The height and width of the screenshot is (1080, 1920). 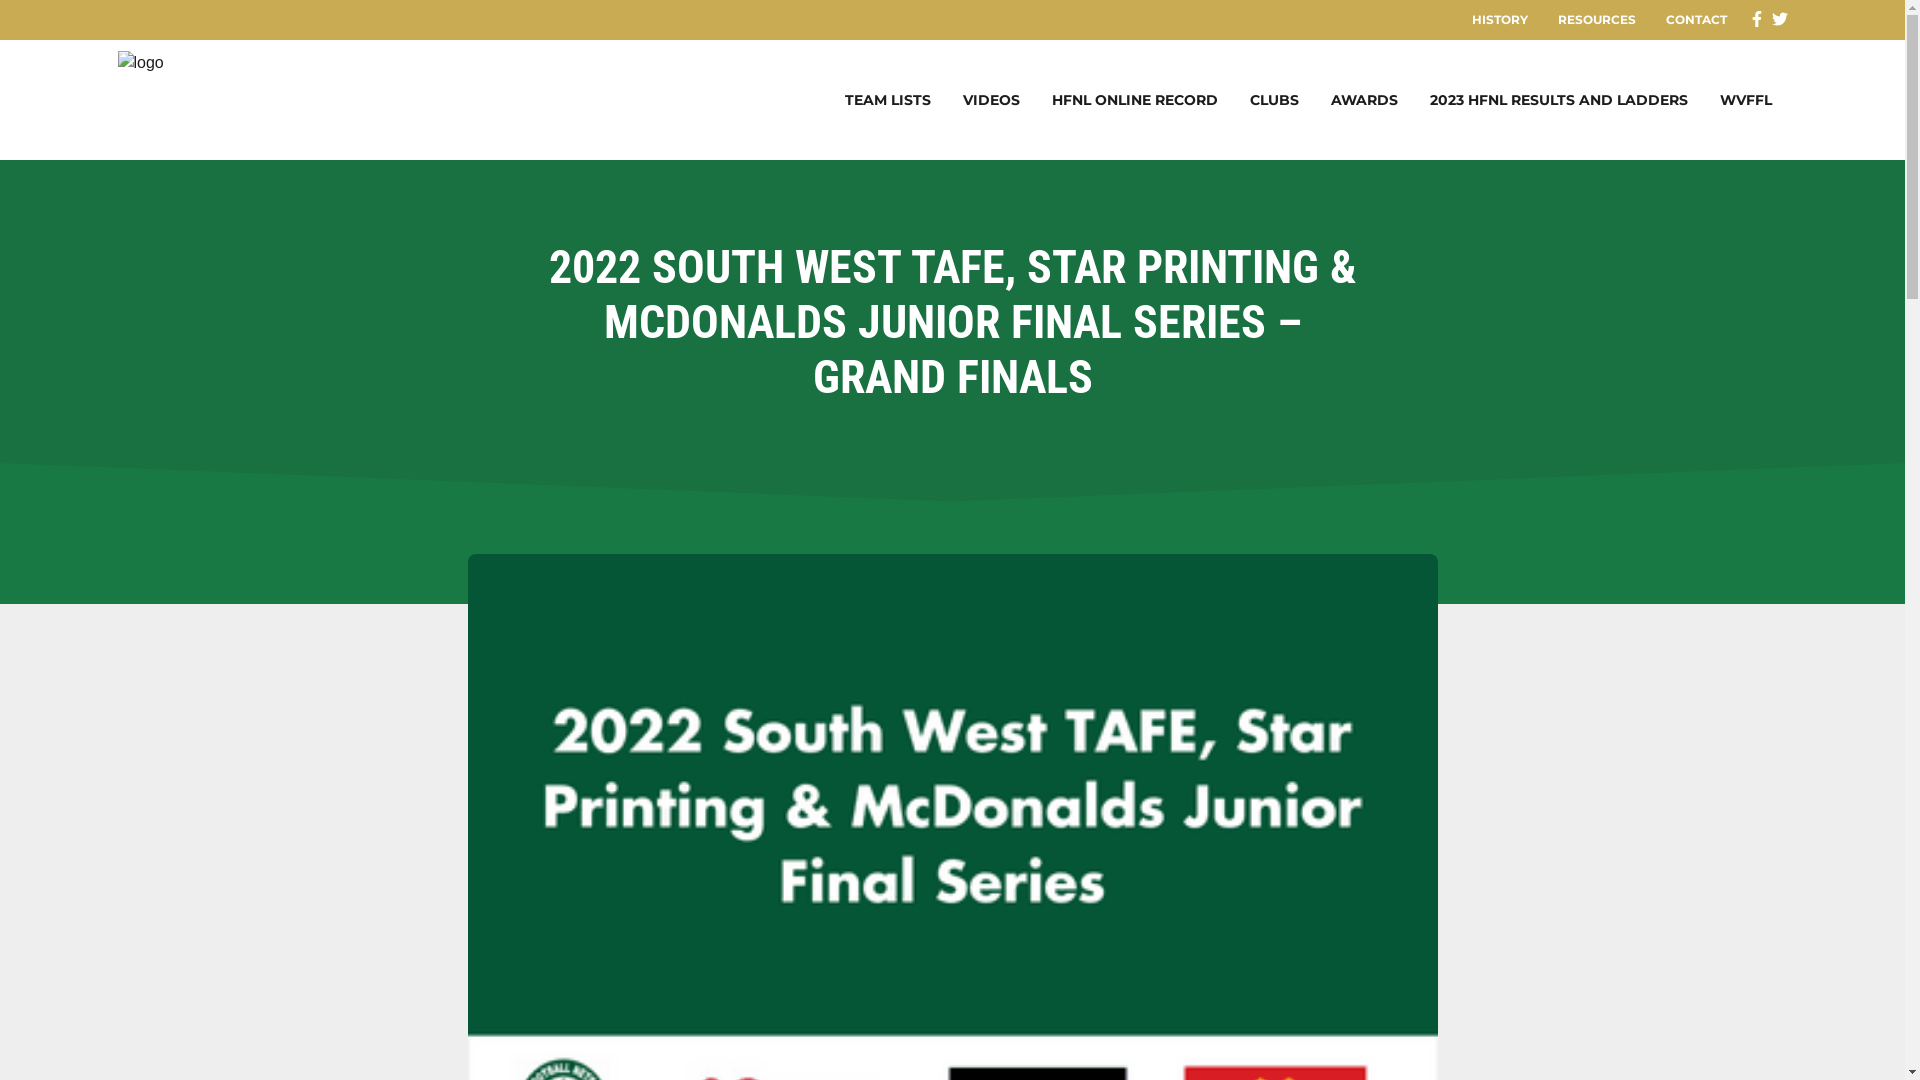 What do you see at coordinates (1036, 100) in the screenshot?
I see `'HFNL ONLINE RECORD'` at bounding box center [1036, 100].